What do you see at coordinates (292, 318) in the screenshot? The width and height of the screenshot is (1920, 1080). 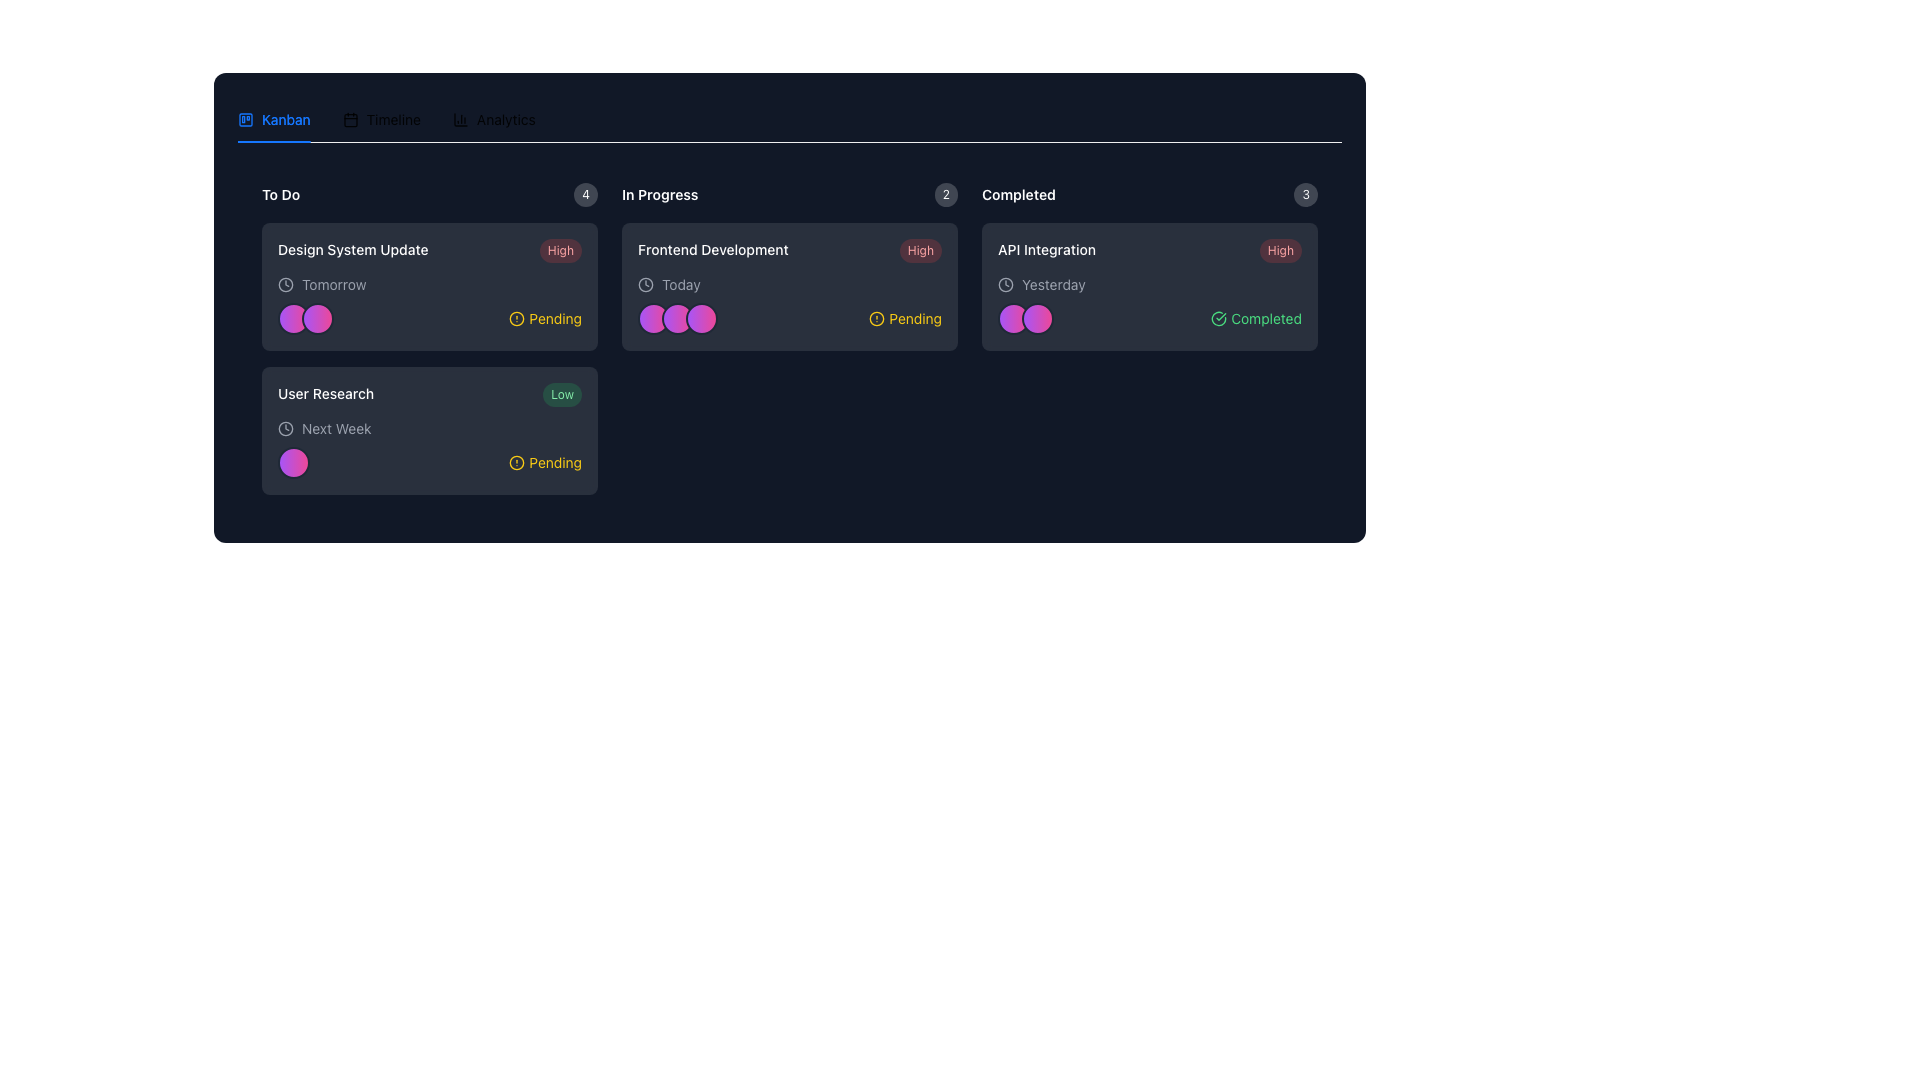 I see `the first decorative circular badge located in the left-middle region of the 'To Do' card titled 'Design System Update'` at bounding box center [292, 318].